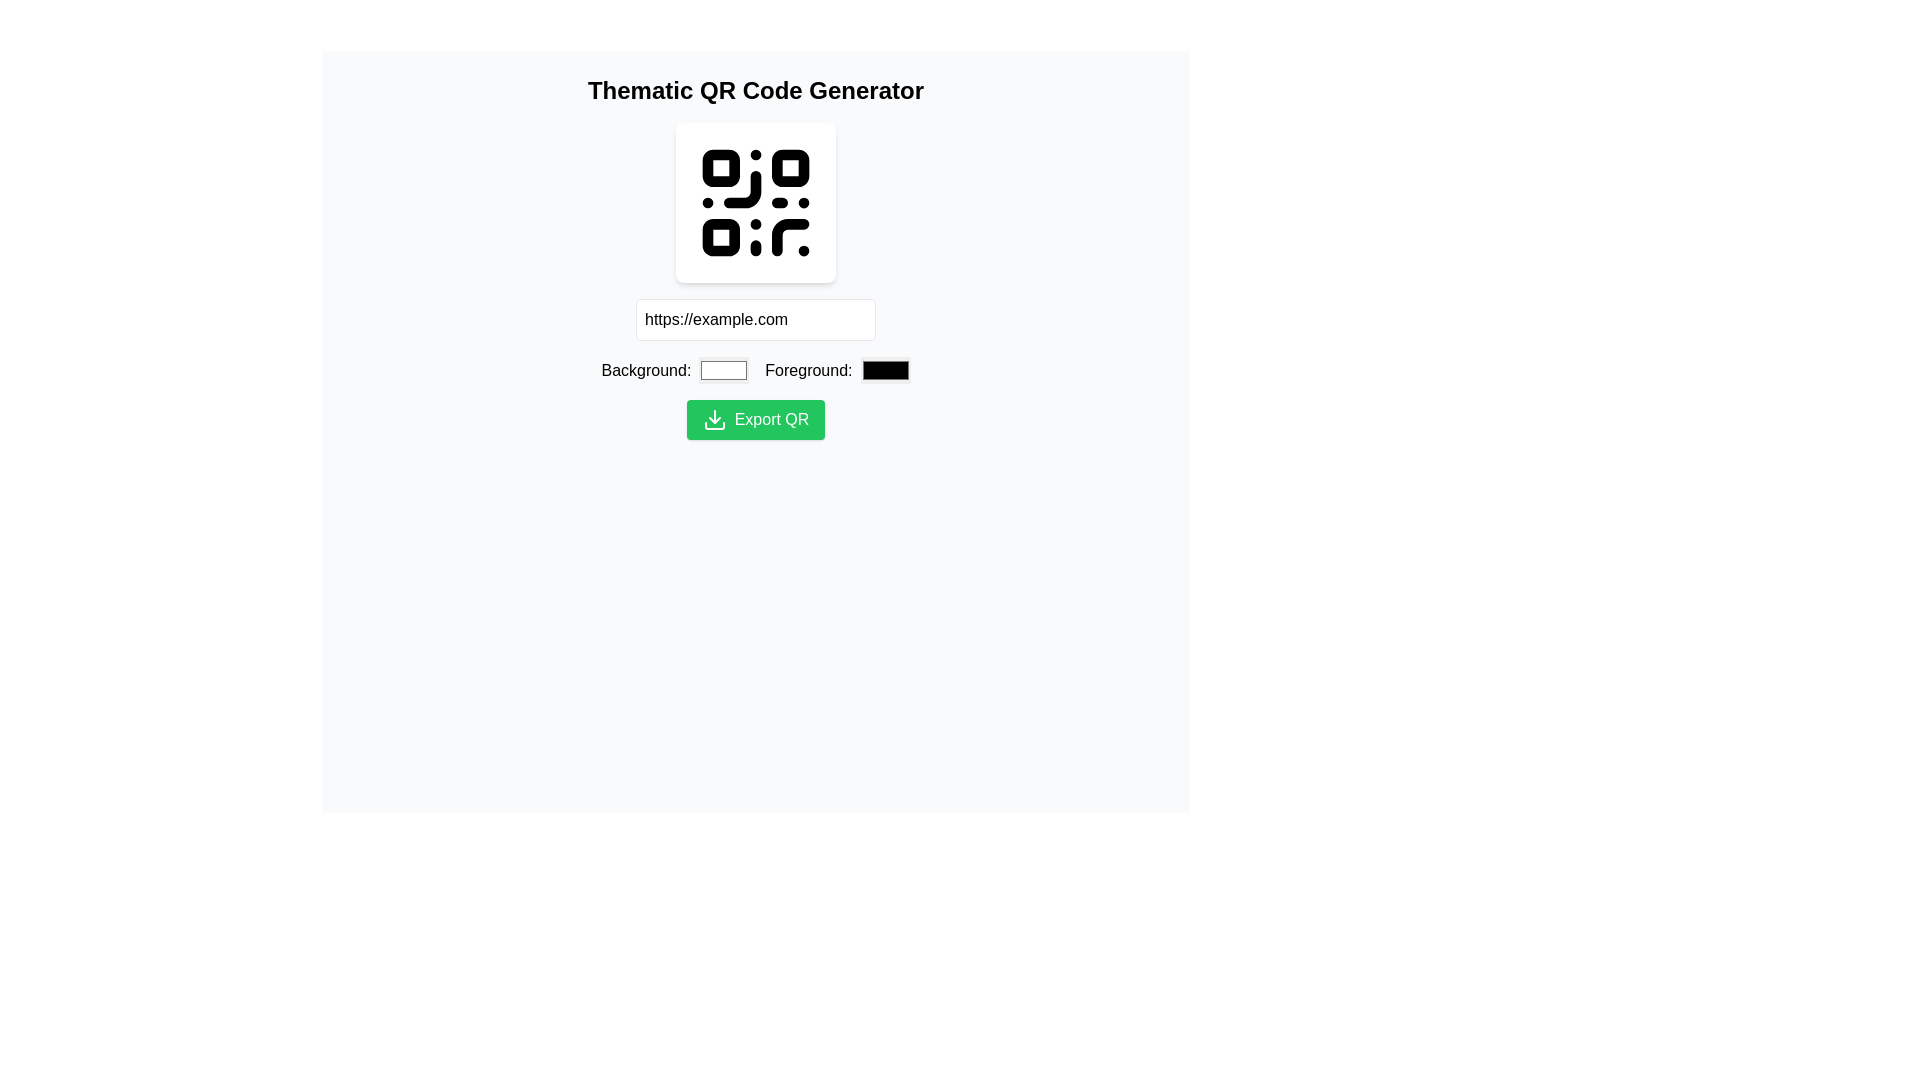  What do you see at coordinates (884, 370) in the screenshot?
I see `the rectangular black color input box located to the right of the 'Foreground:' label for preview interaction` at bounding box center [884, 370].